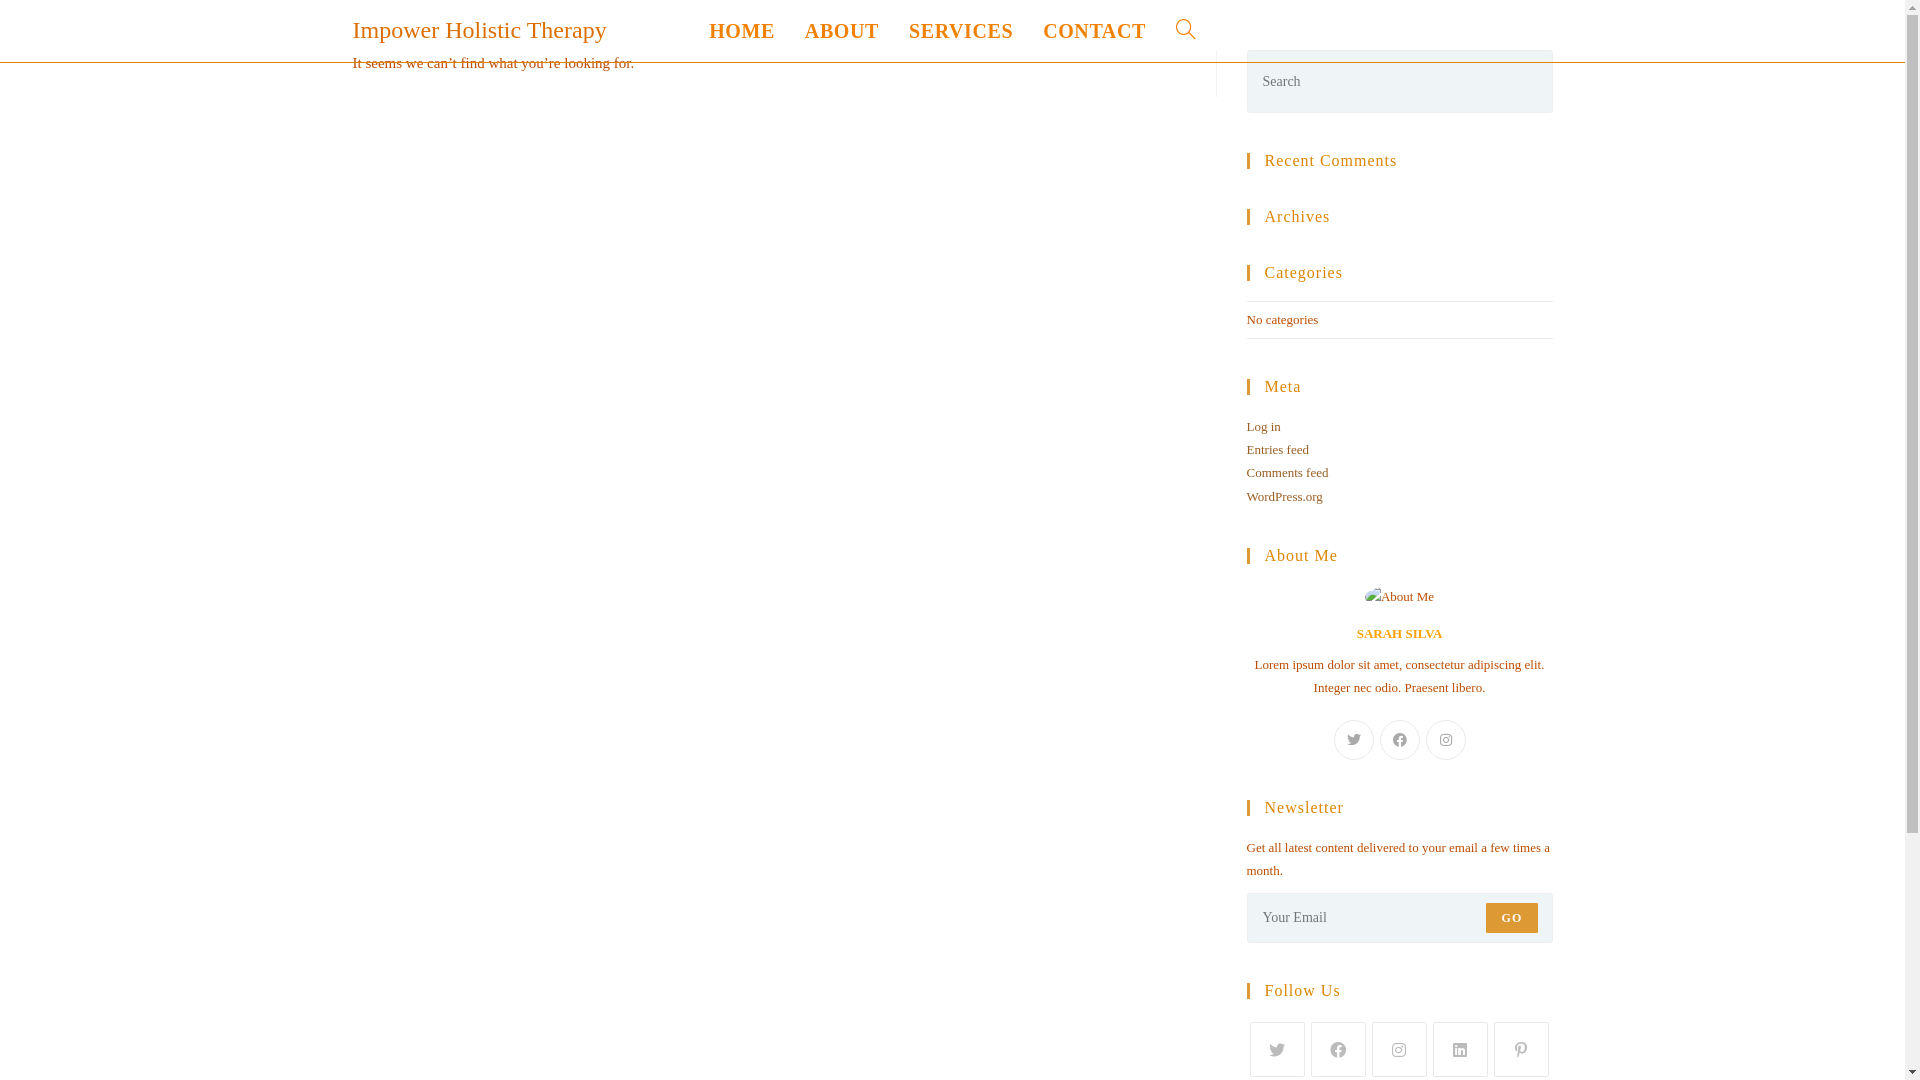  What do you see at coordinates (1261, 425) in the screenshot?
I see `'Log in'` at bounding box center [1261, 425].